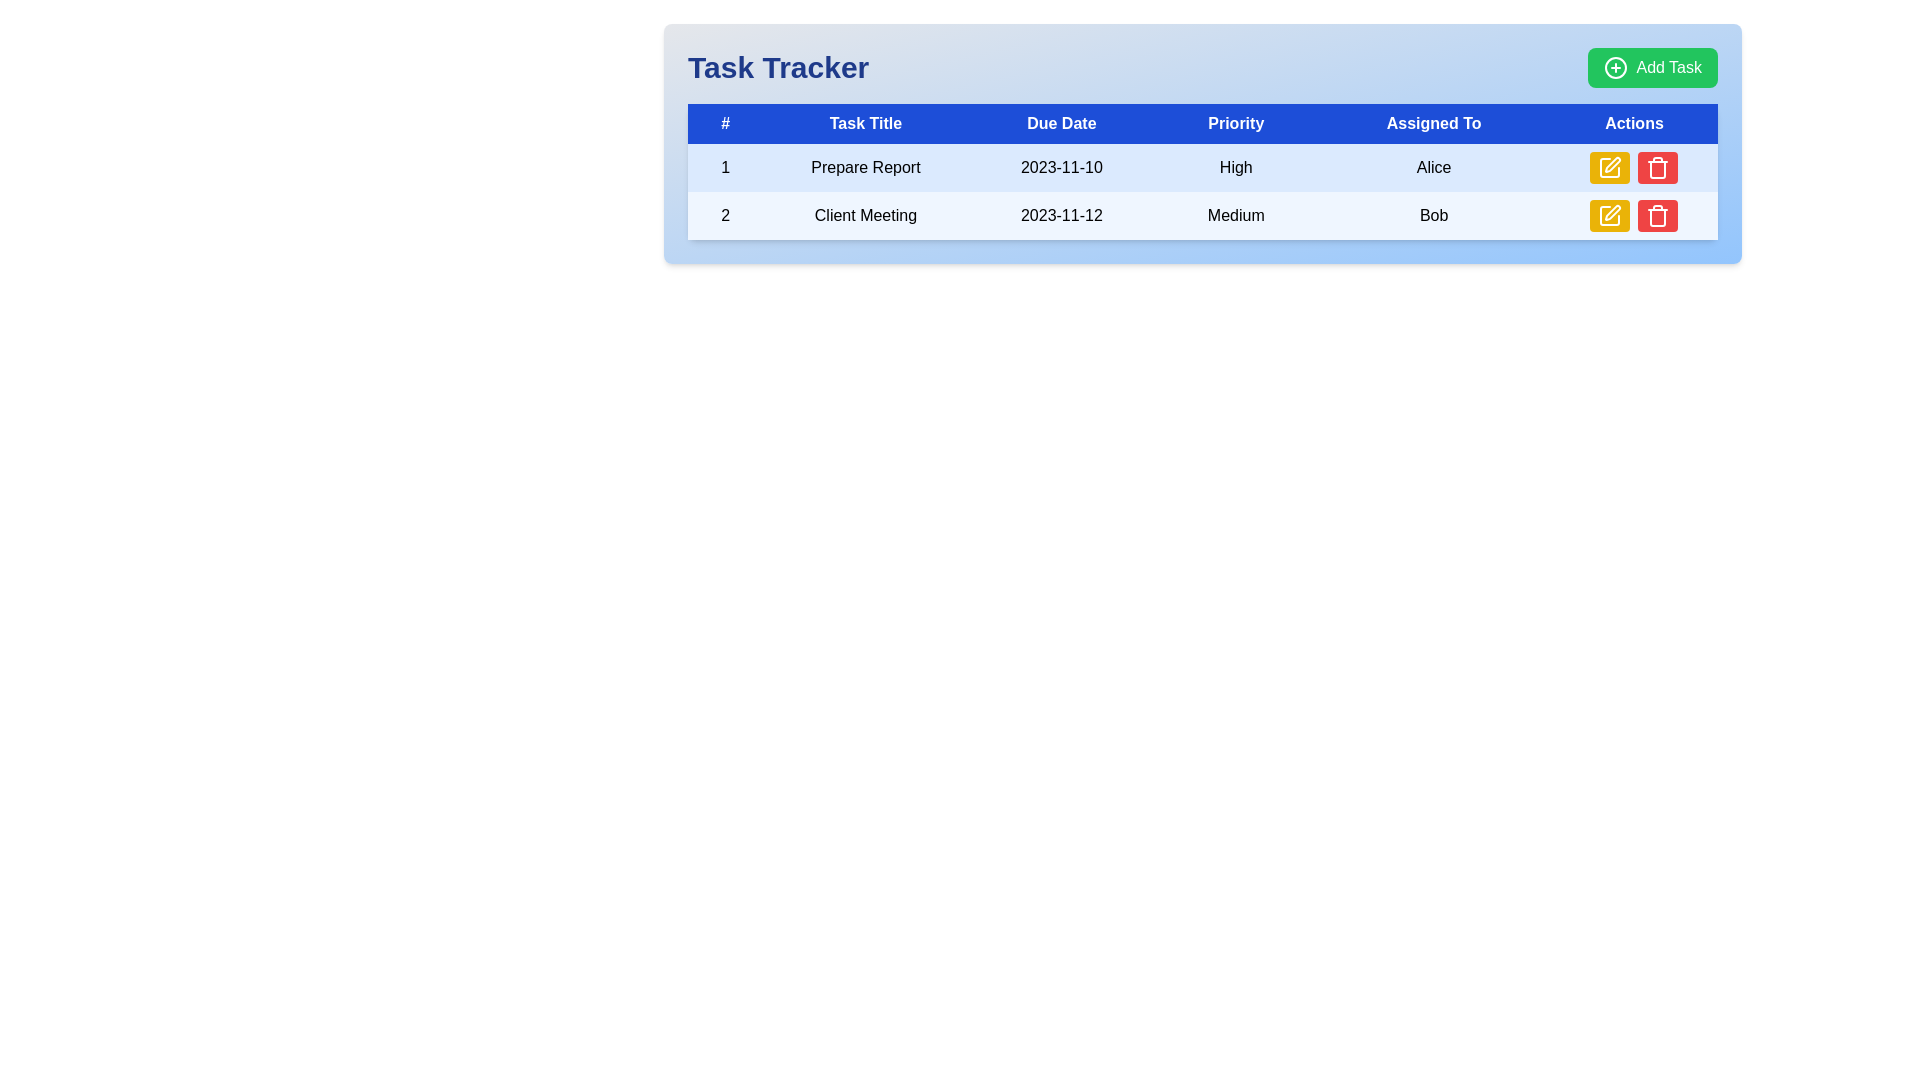 The height and width of the screenshot is (1080, 1920). I want to click on the edit button with a pen-shaped icon on a yellow background, so click(1613, 212).